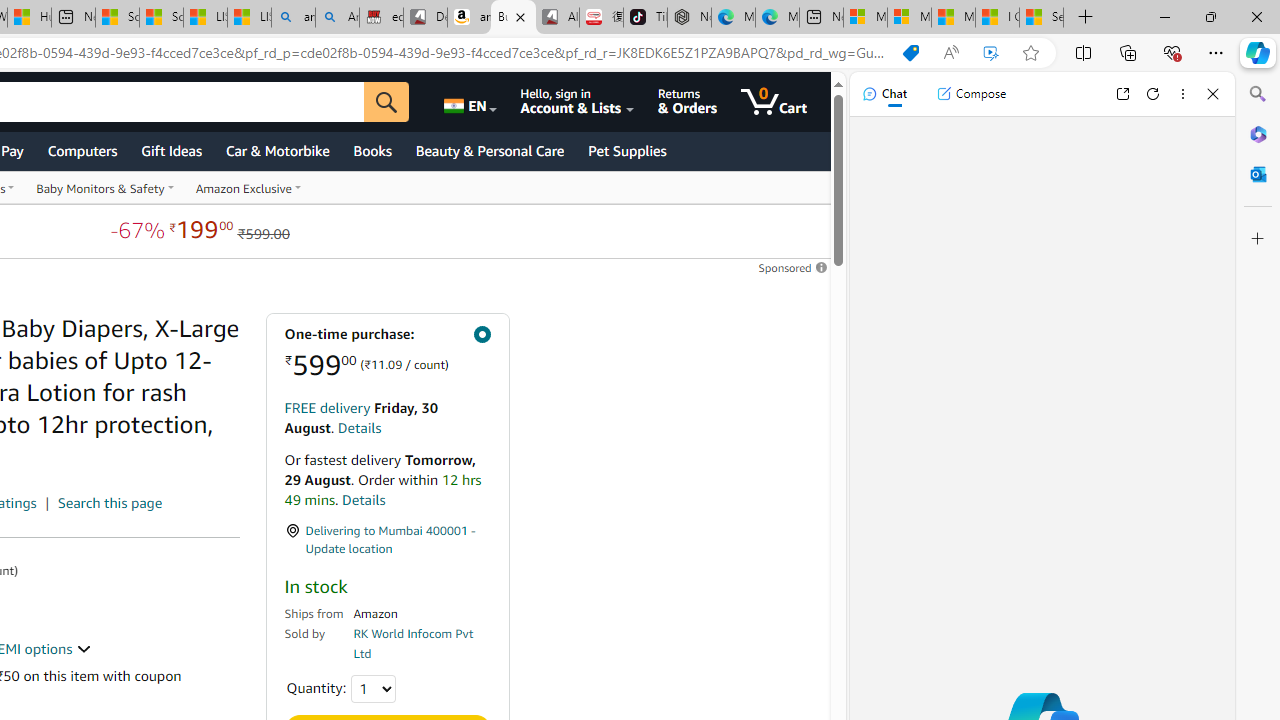 The height and width of the screenshot is (720, 1280). I want to click on 'You have the best price!', so click(909, 52).